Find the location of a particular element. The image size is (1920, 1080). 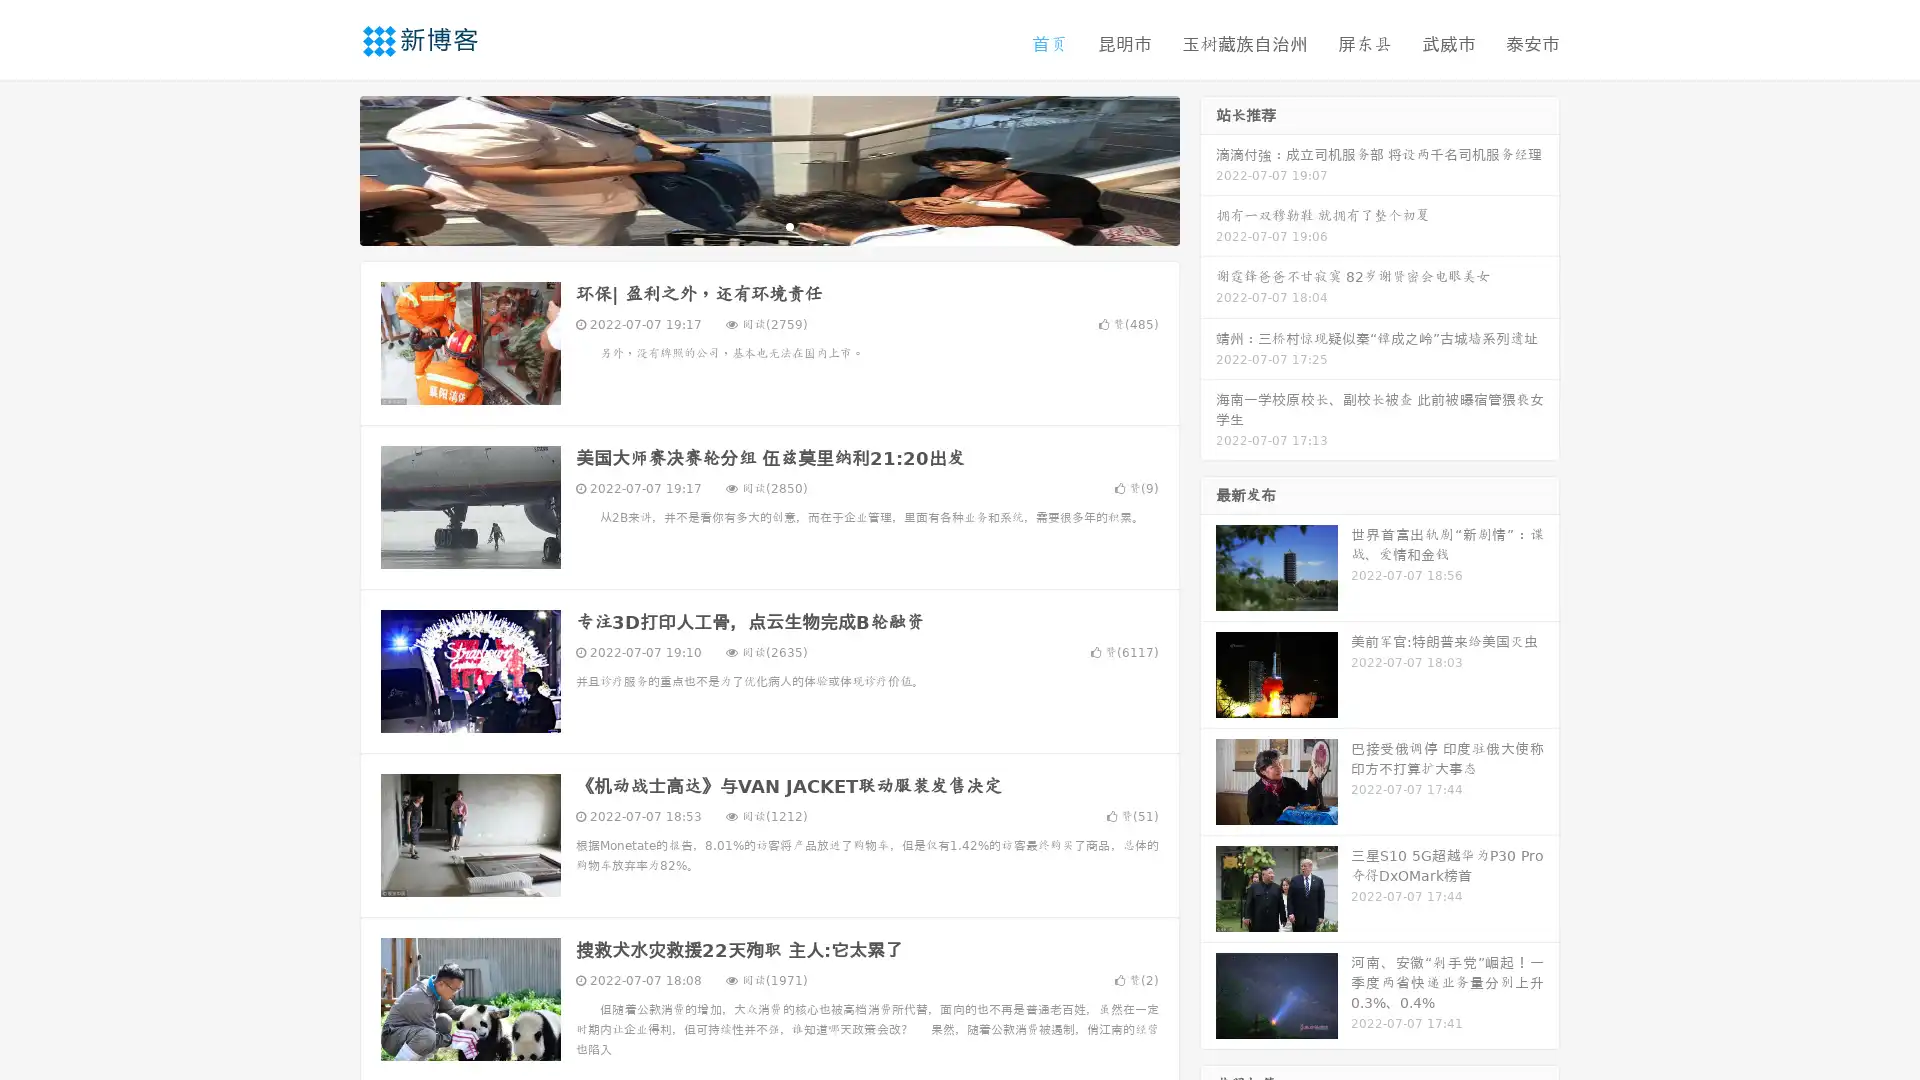

Go to slide 3 is located at coordinates (789, 225).